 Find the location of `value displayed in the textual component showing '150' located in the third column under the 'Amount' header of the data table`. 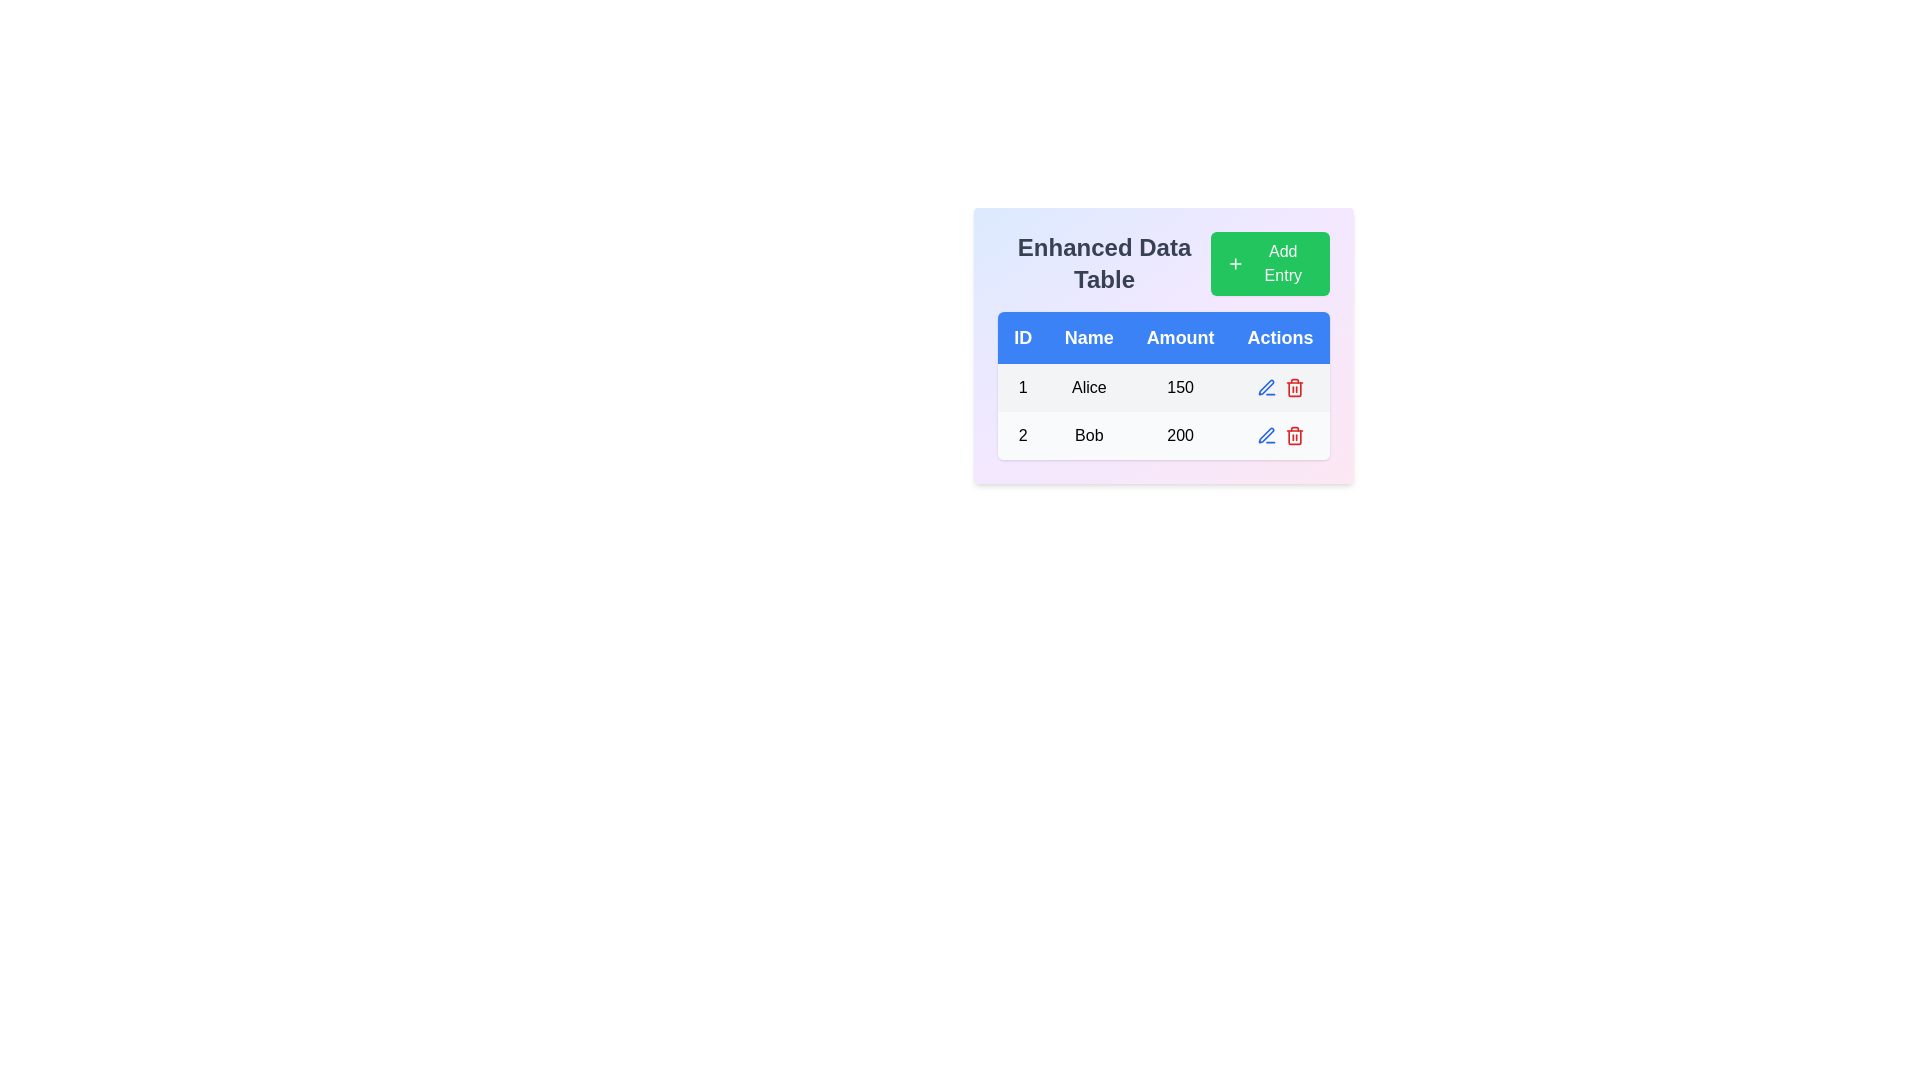

value displayed in the textual component showing '150' located in the third column under the 'Amount' header of the data table is located at coordinates (1180, 388).